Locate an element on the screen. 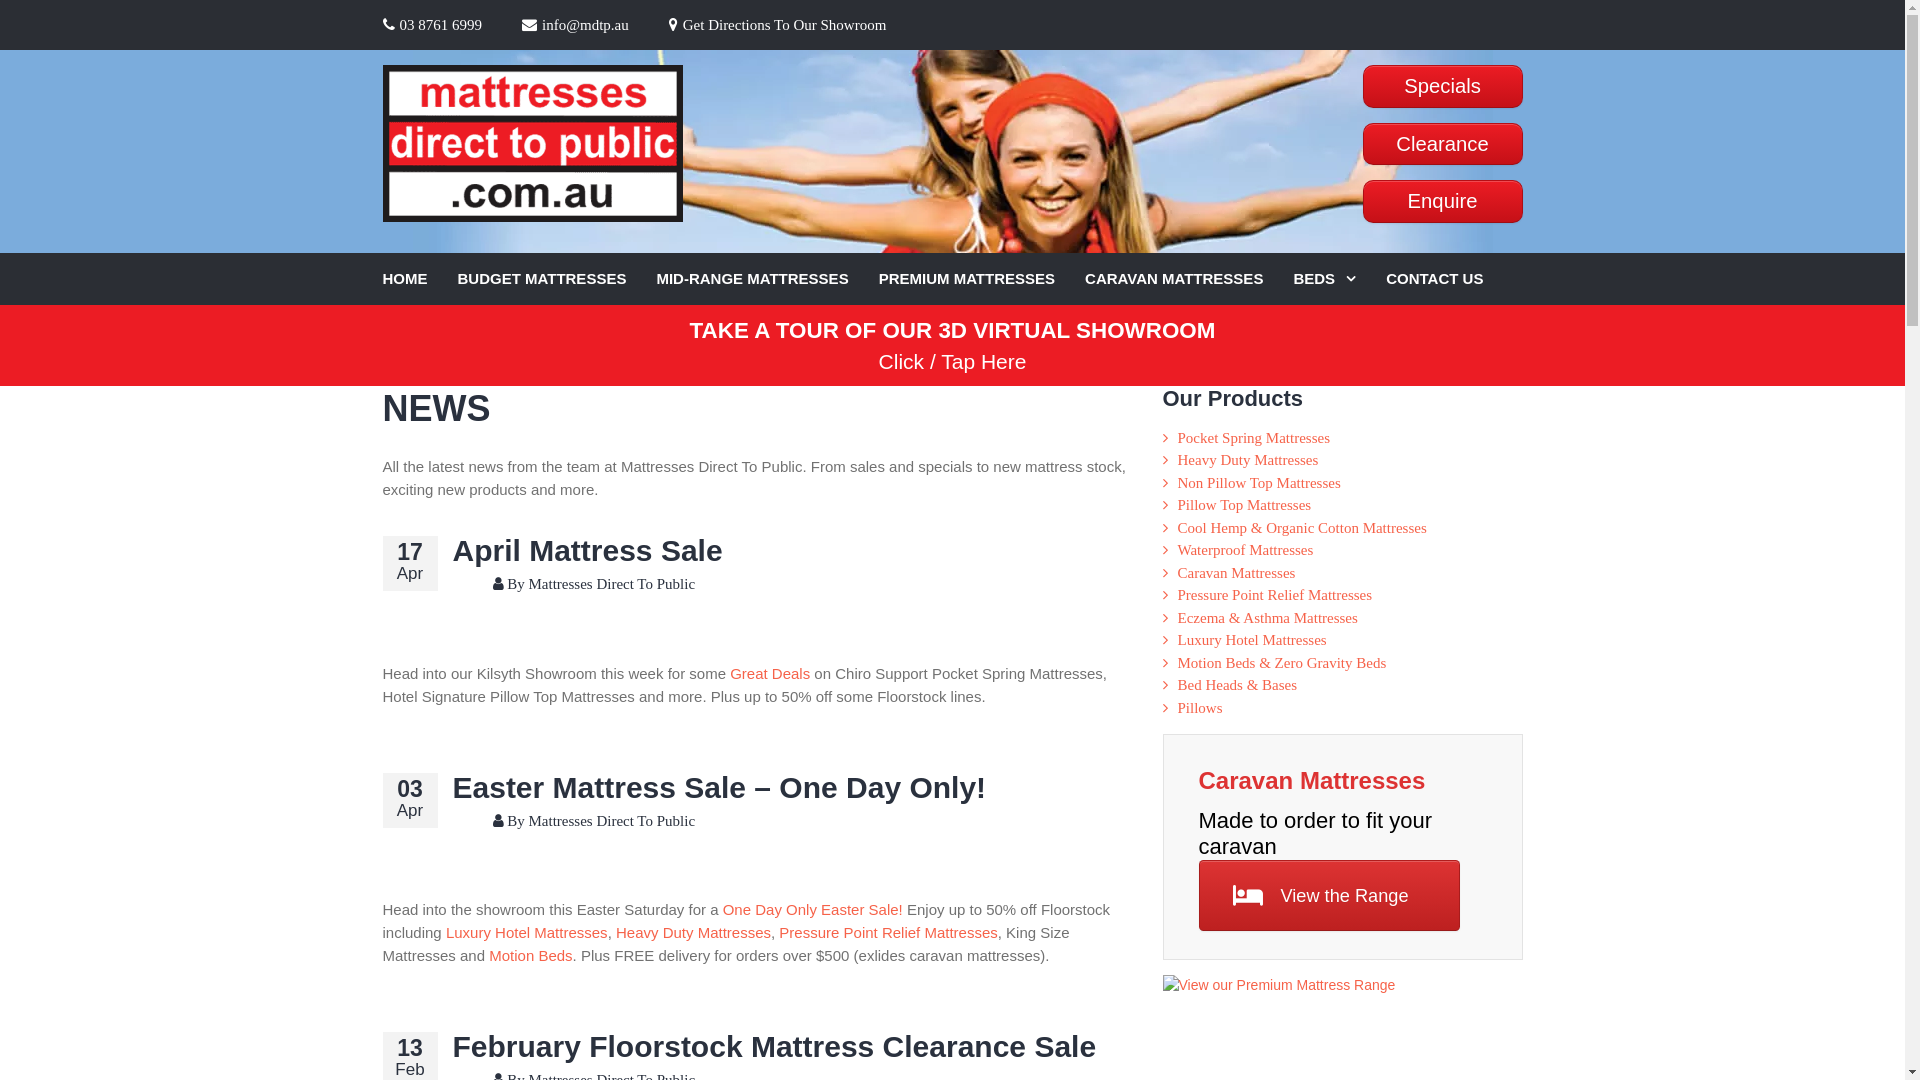  'CARAVAN MATTRESSES' is located at coordinates (1189, 279).